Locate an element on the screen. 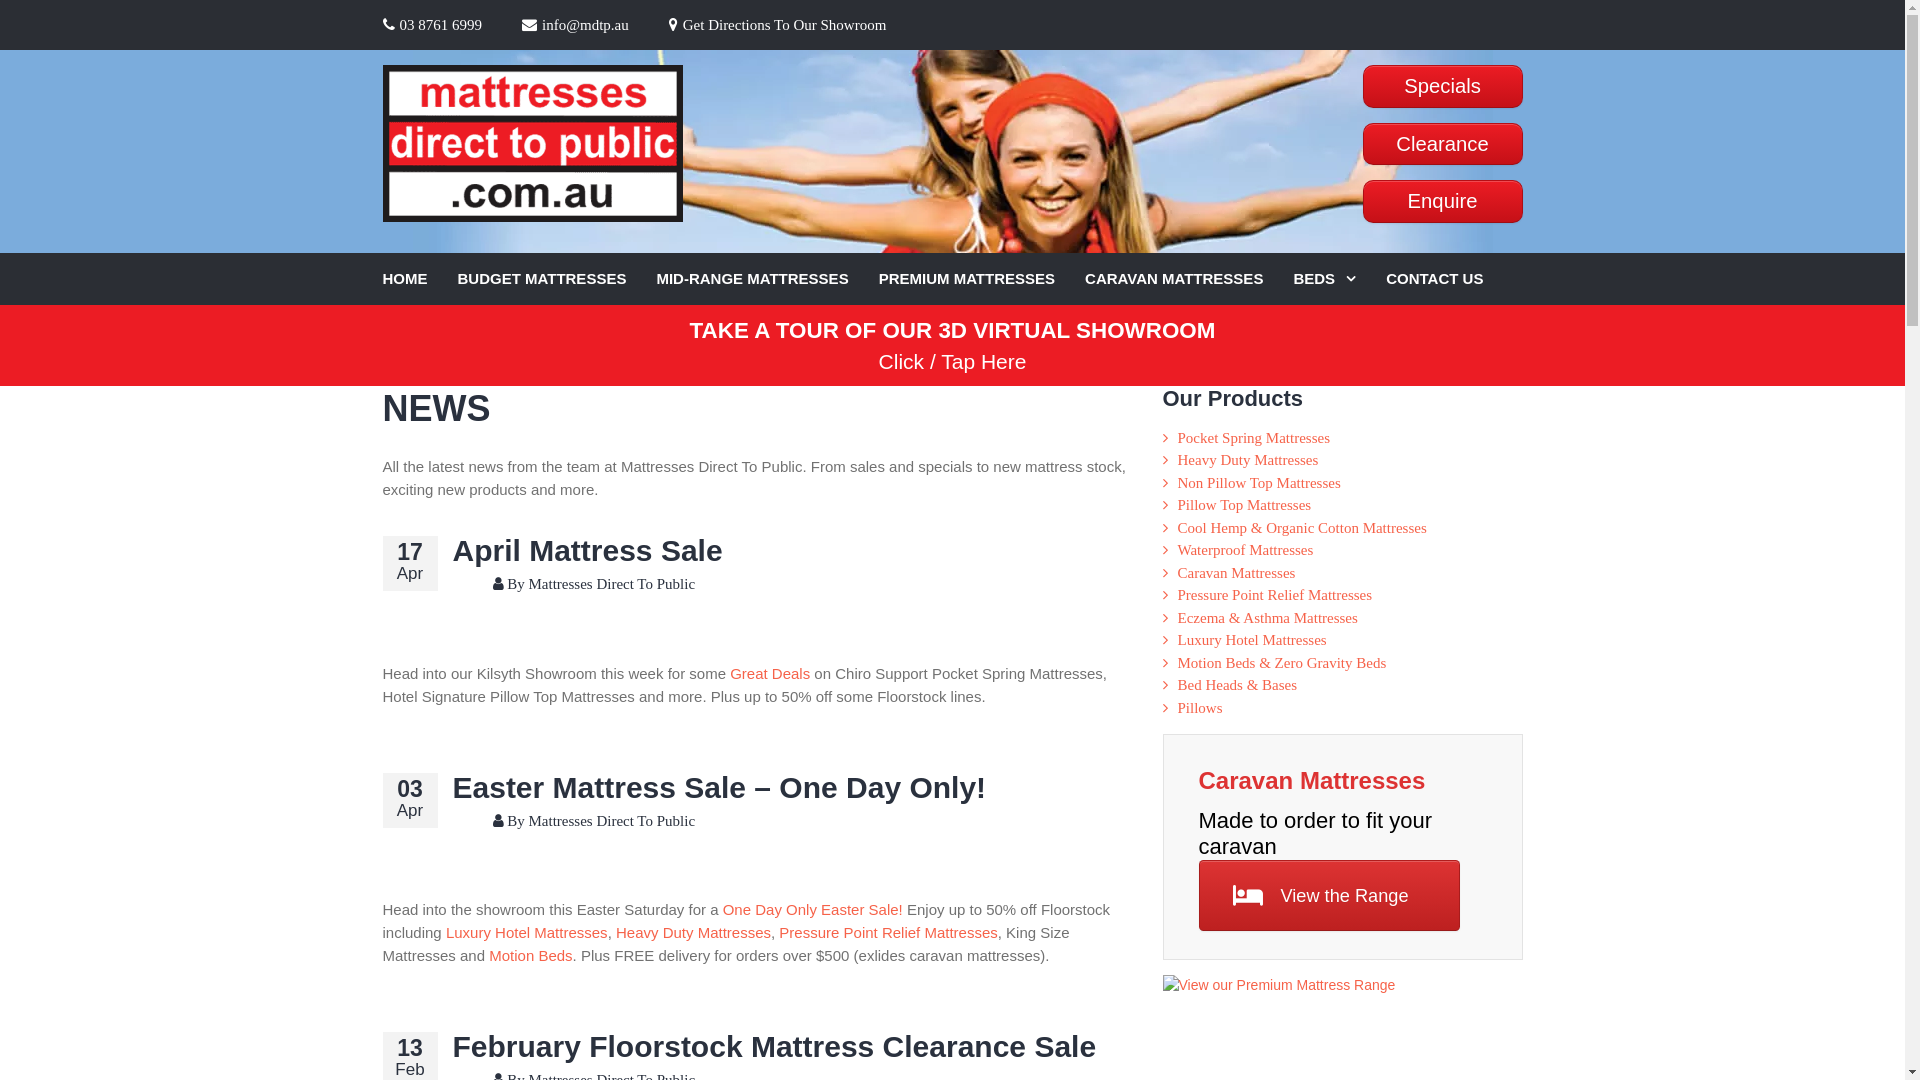  'CARAVAN MATTRESSES' is located at coordinates (1189, 279).